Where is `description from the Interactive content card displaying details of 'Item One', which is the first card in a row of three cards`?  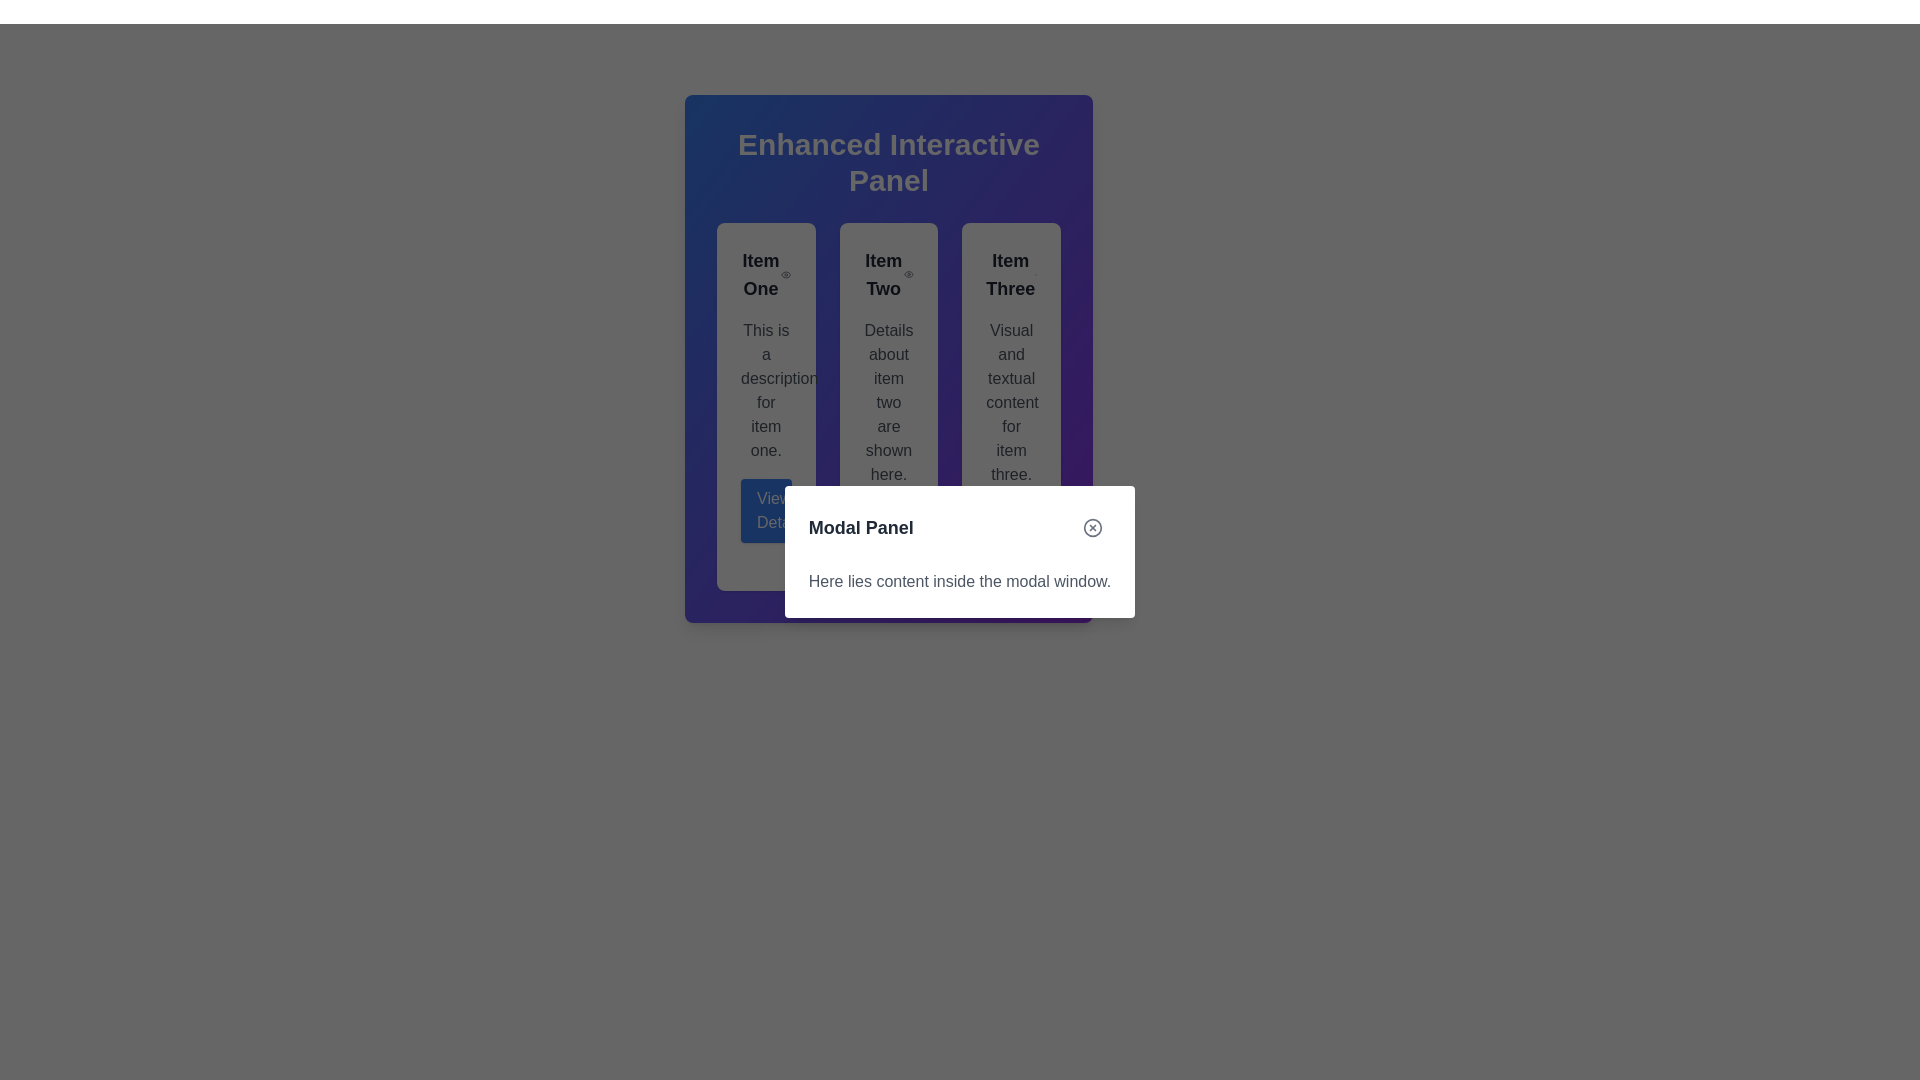
description from the Interactive content card displaying details of 'Item One', which is the first card in a row of three cards is located at coordinates (765, 406).